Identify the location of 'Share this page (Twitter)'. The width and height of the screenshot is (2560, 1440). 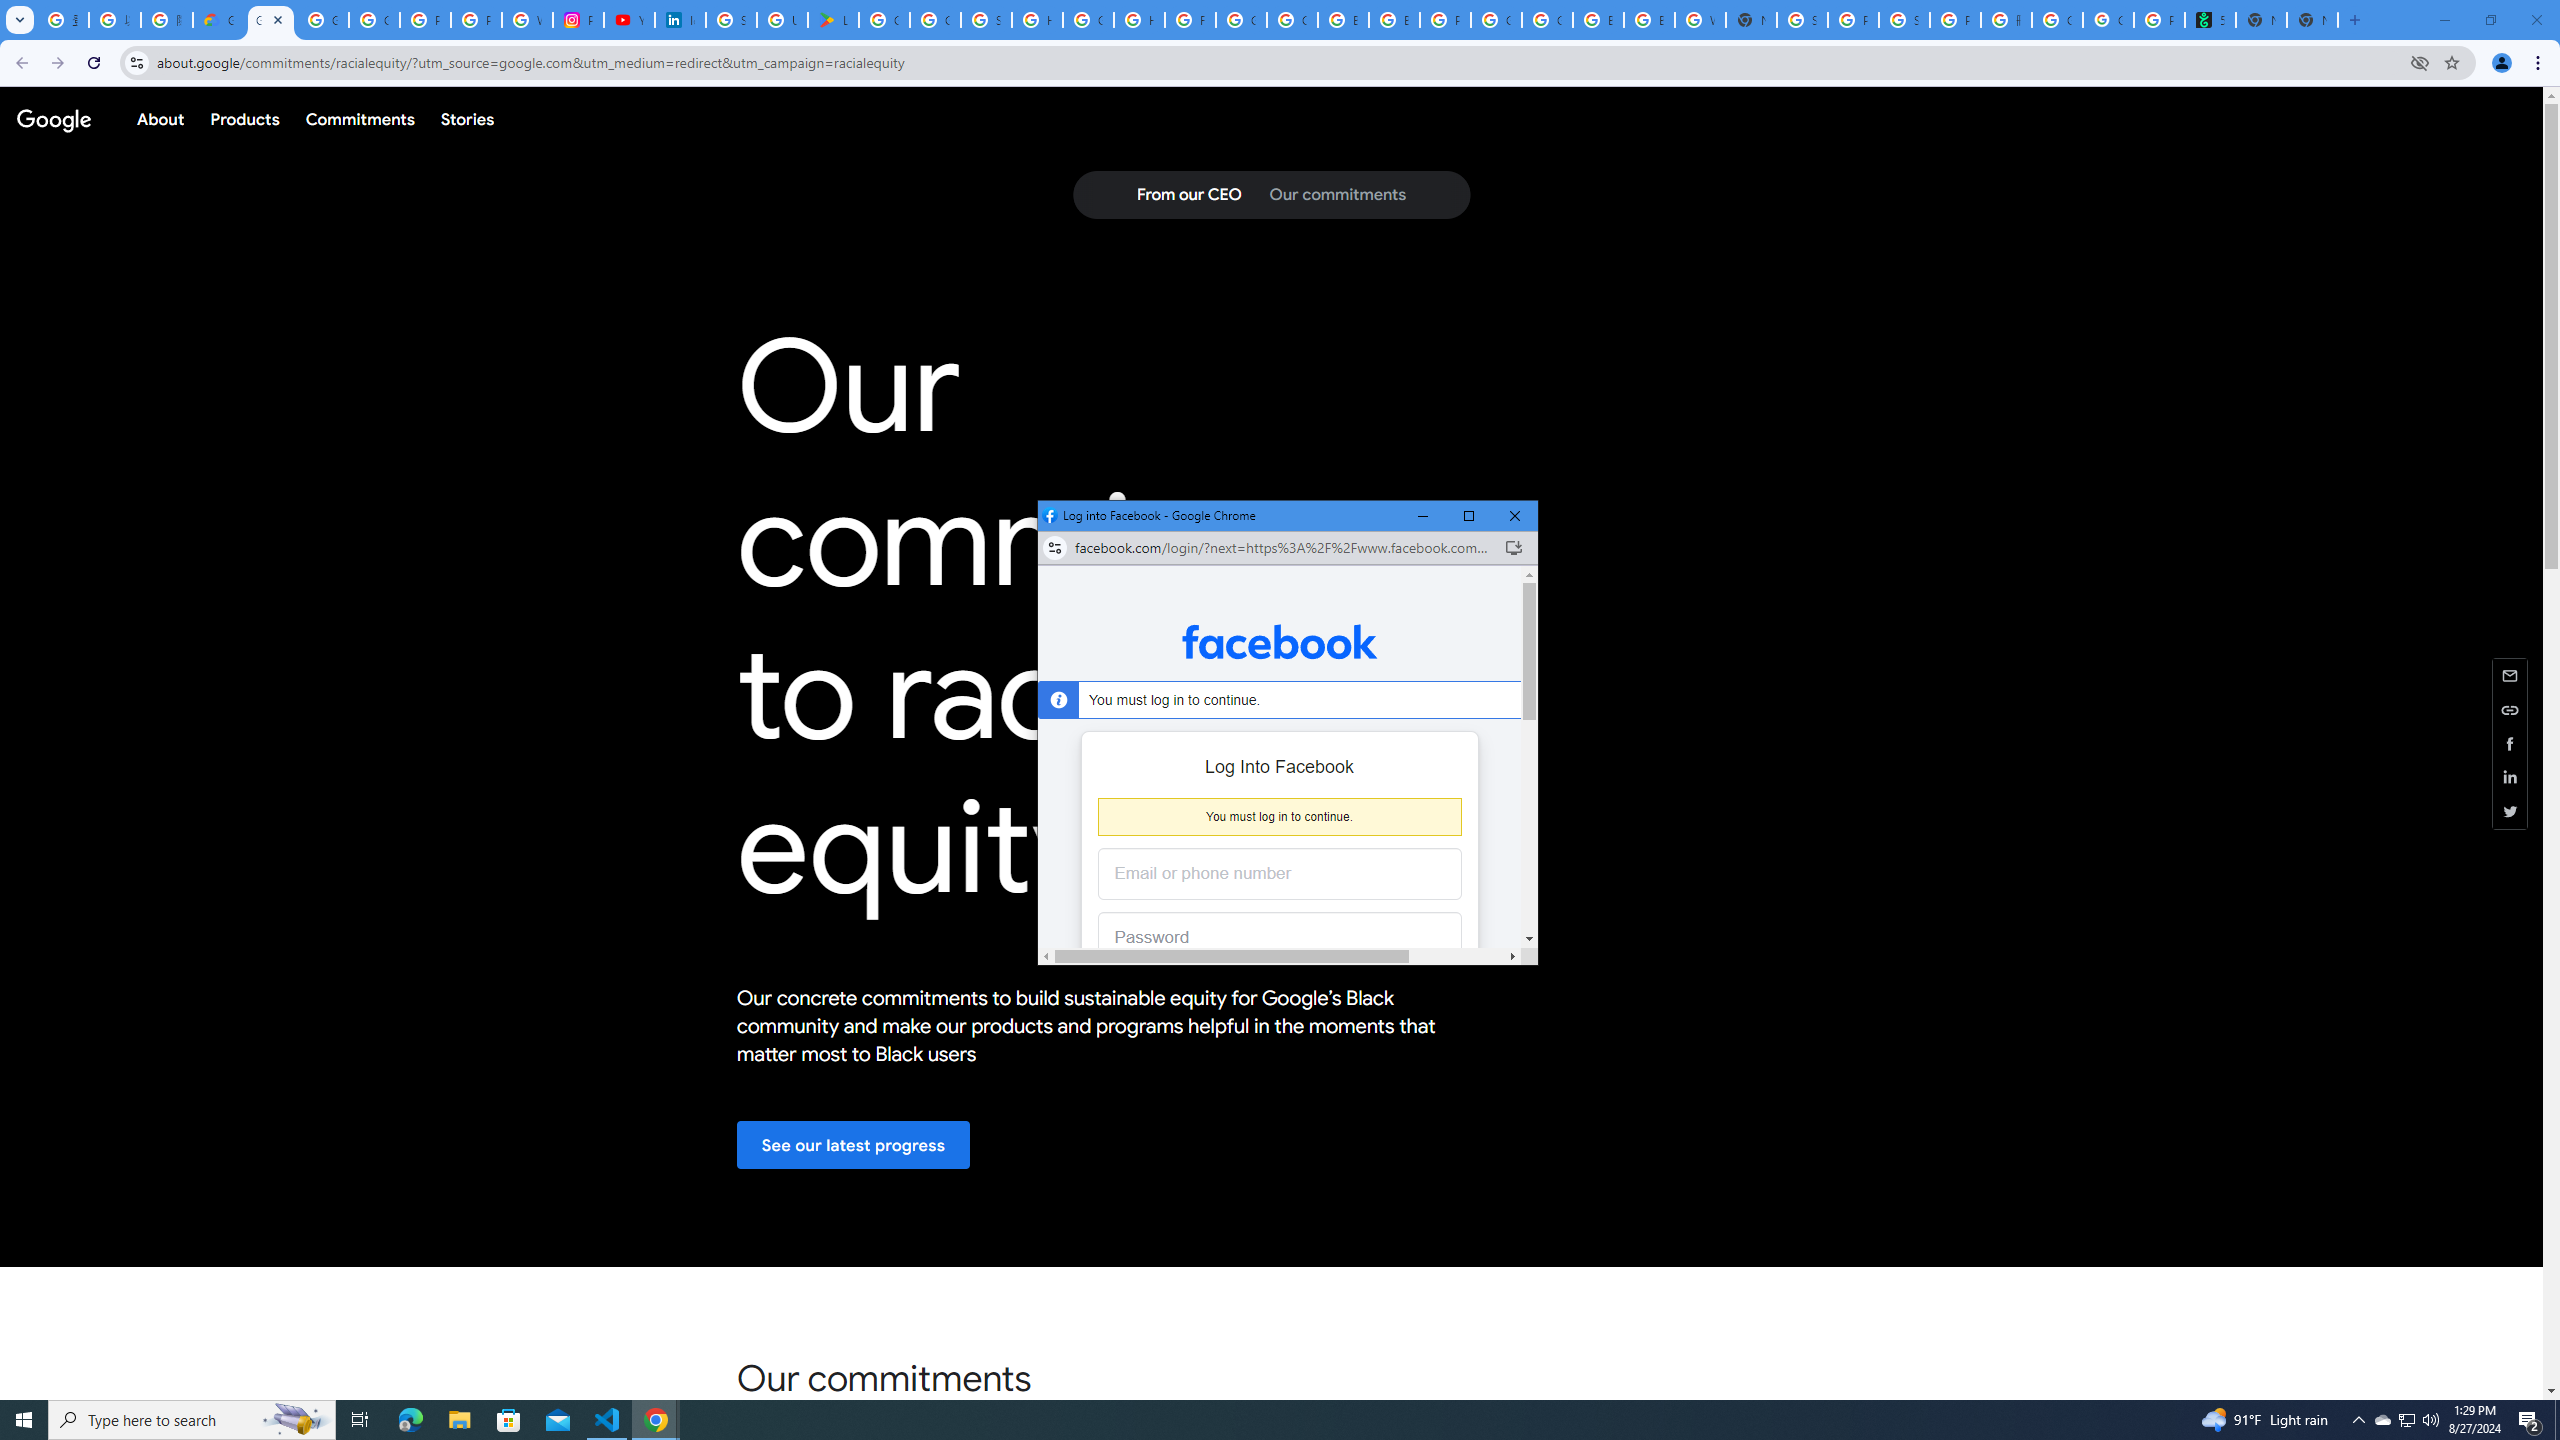
(2510, 811).